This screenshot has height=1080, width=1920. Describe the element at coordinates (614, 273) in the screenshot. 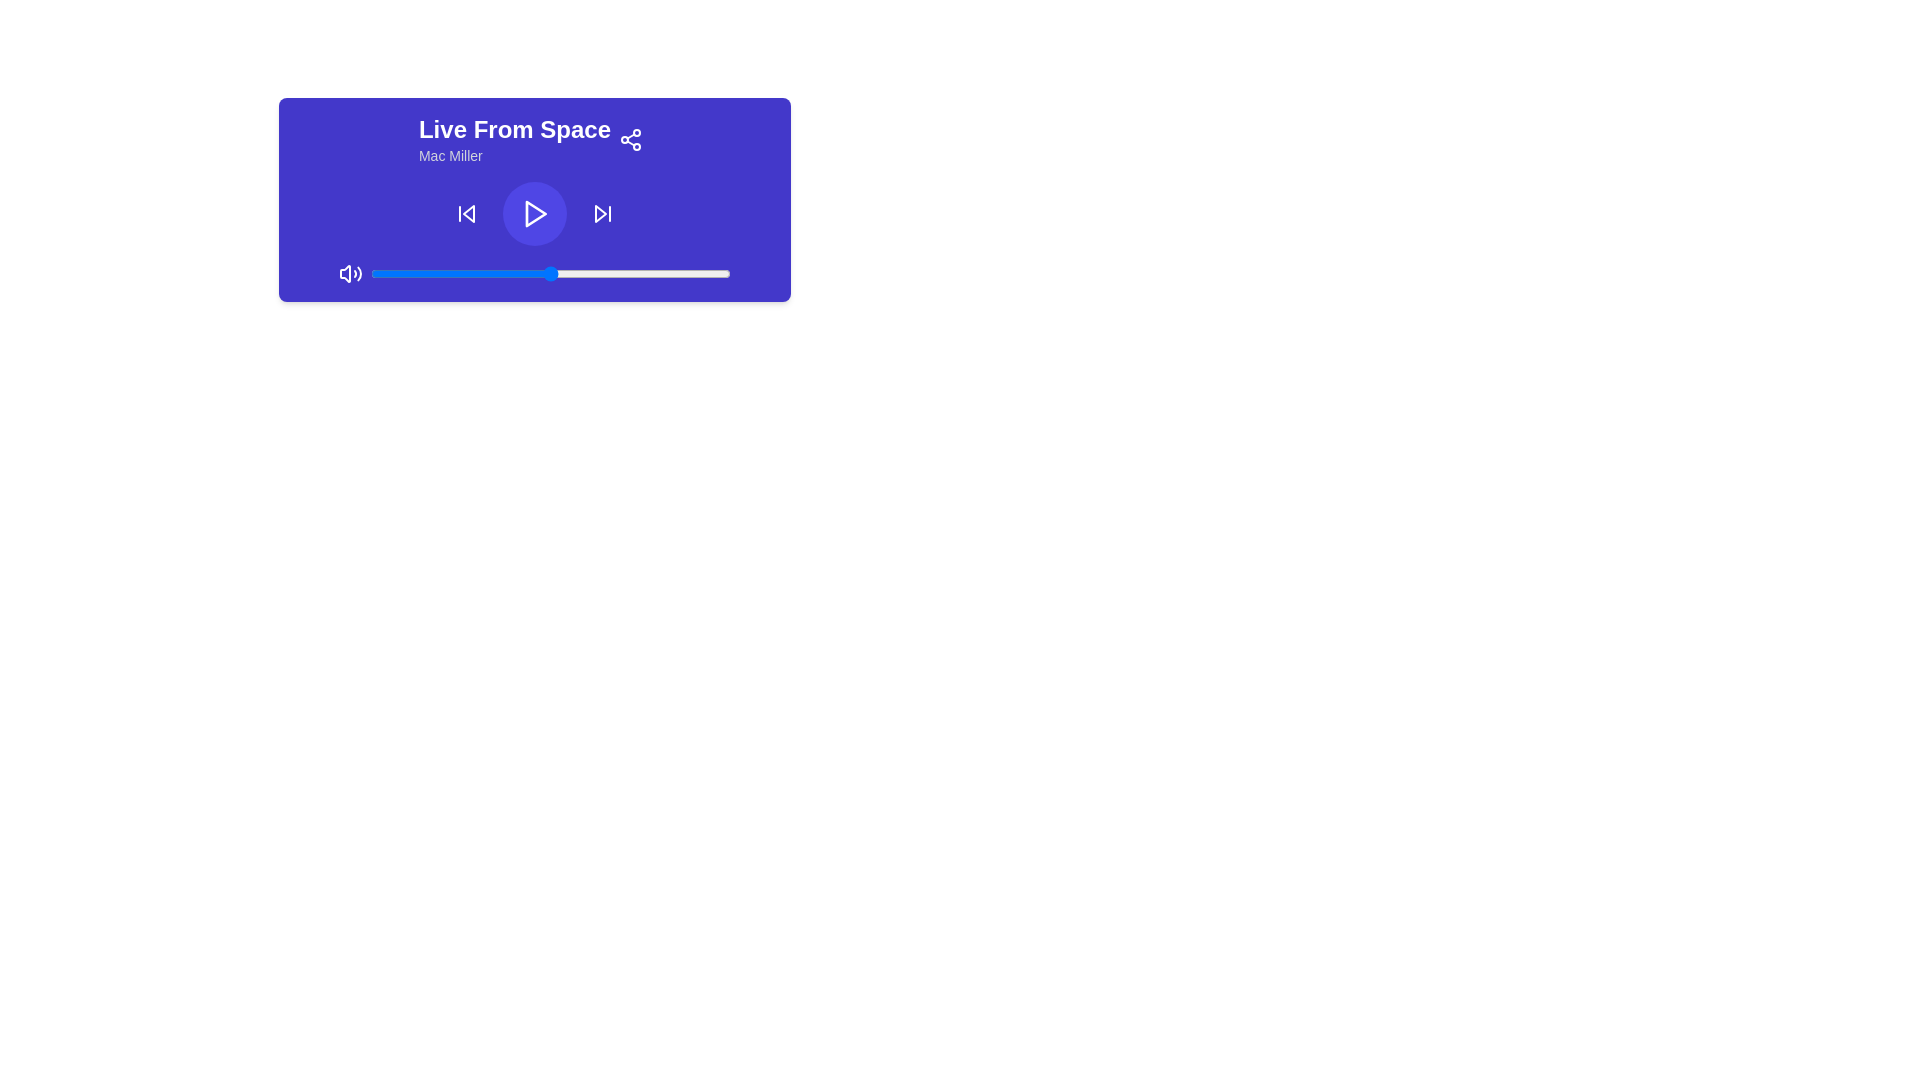

I see `the slider value` at that location.